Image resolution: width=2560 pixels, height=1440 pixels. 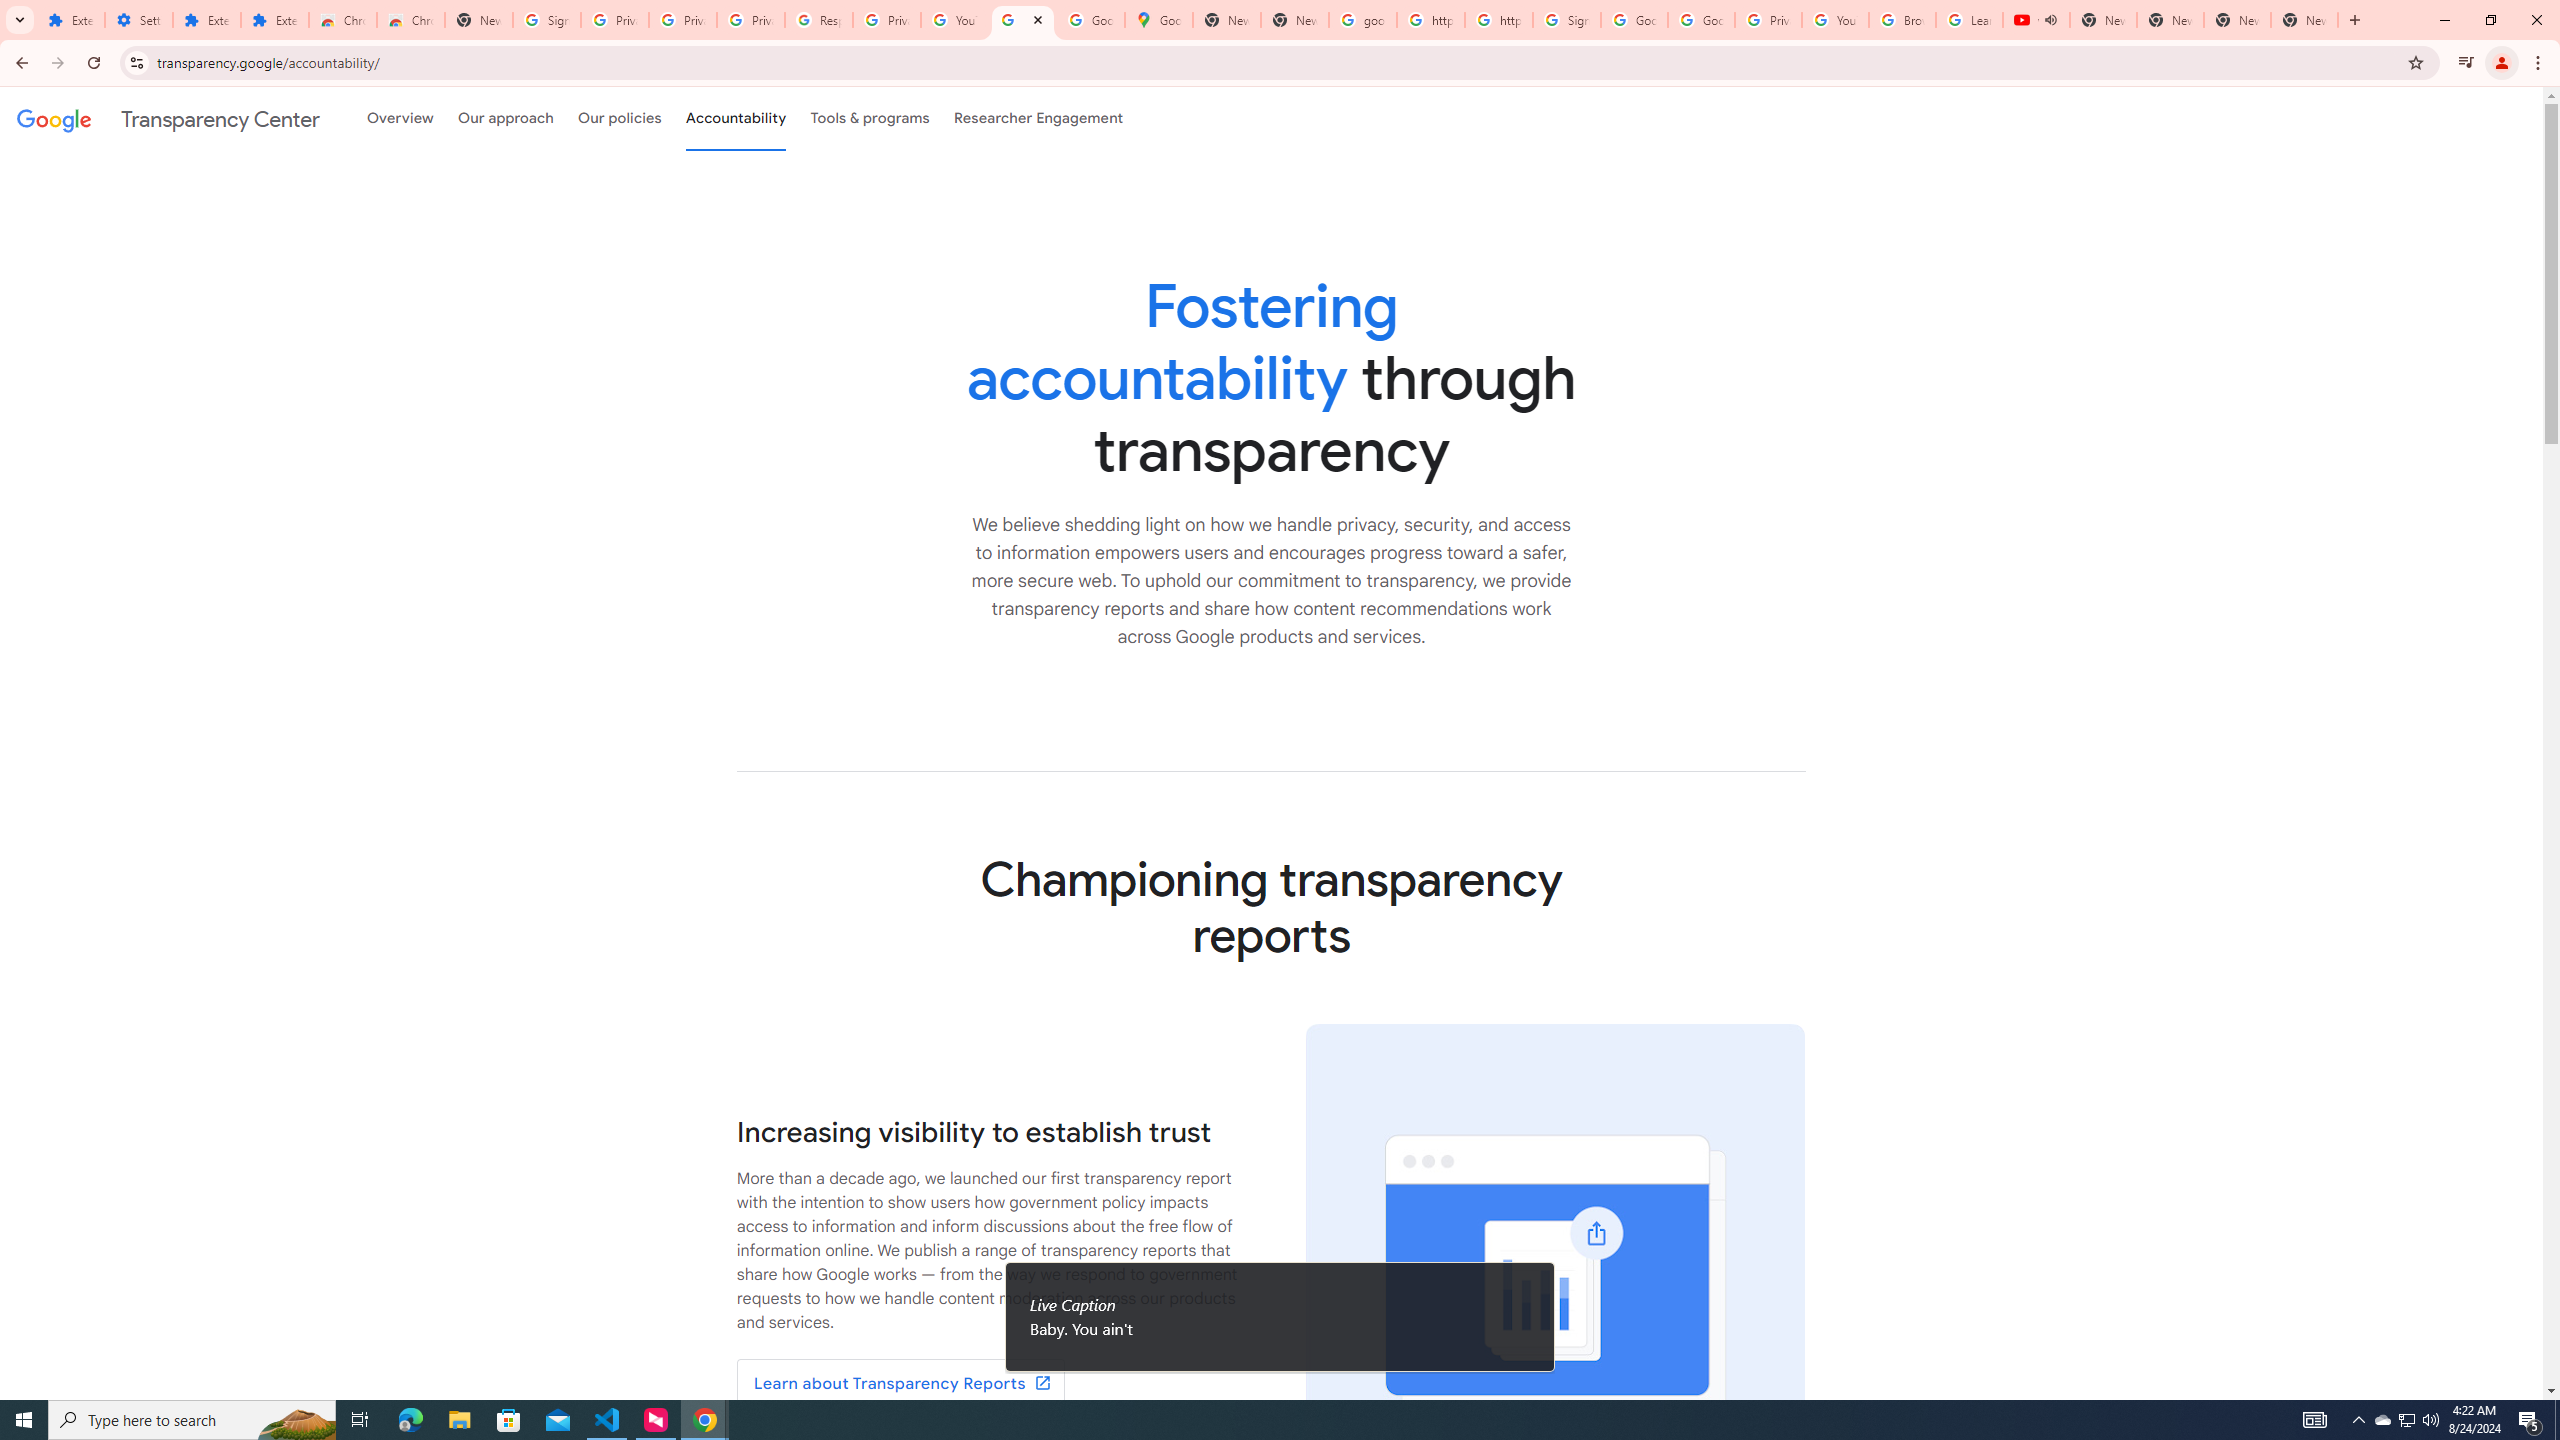 What do you see at coordinates (409, 19) in the screenshot?
I see `'Chrome Web Store - Themes'` at bounding box center [409, 19].